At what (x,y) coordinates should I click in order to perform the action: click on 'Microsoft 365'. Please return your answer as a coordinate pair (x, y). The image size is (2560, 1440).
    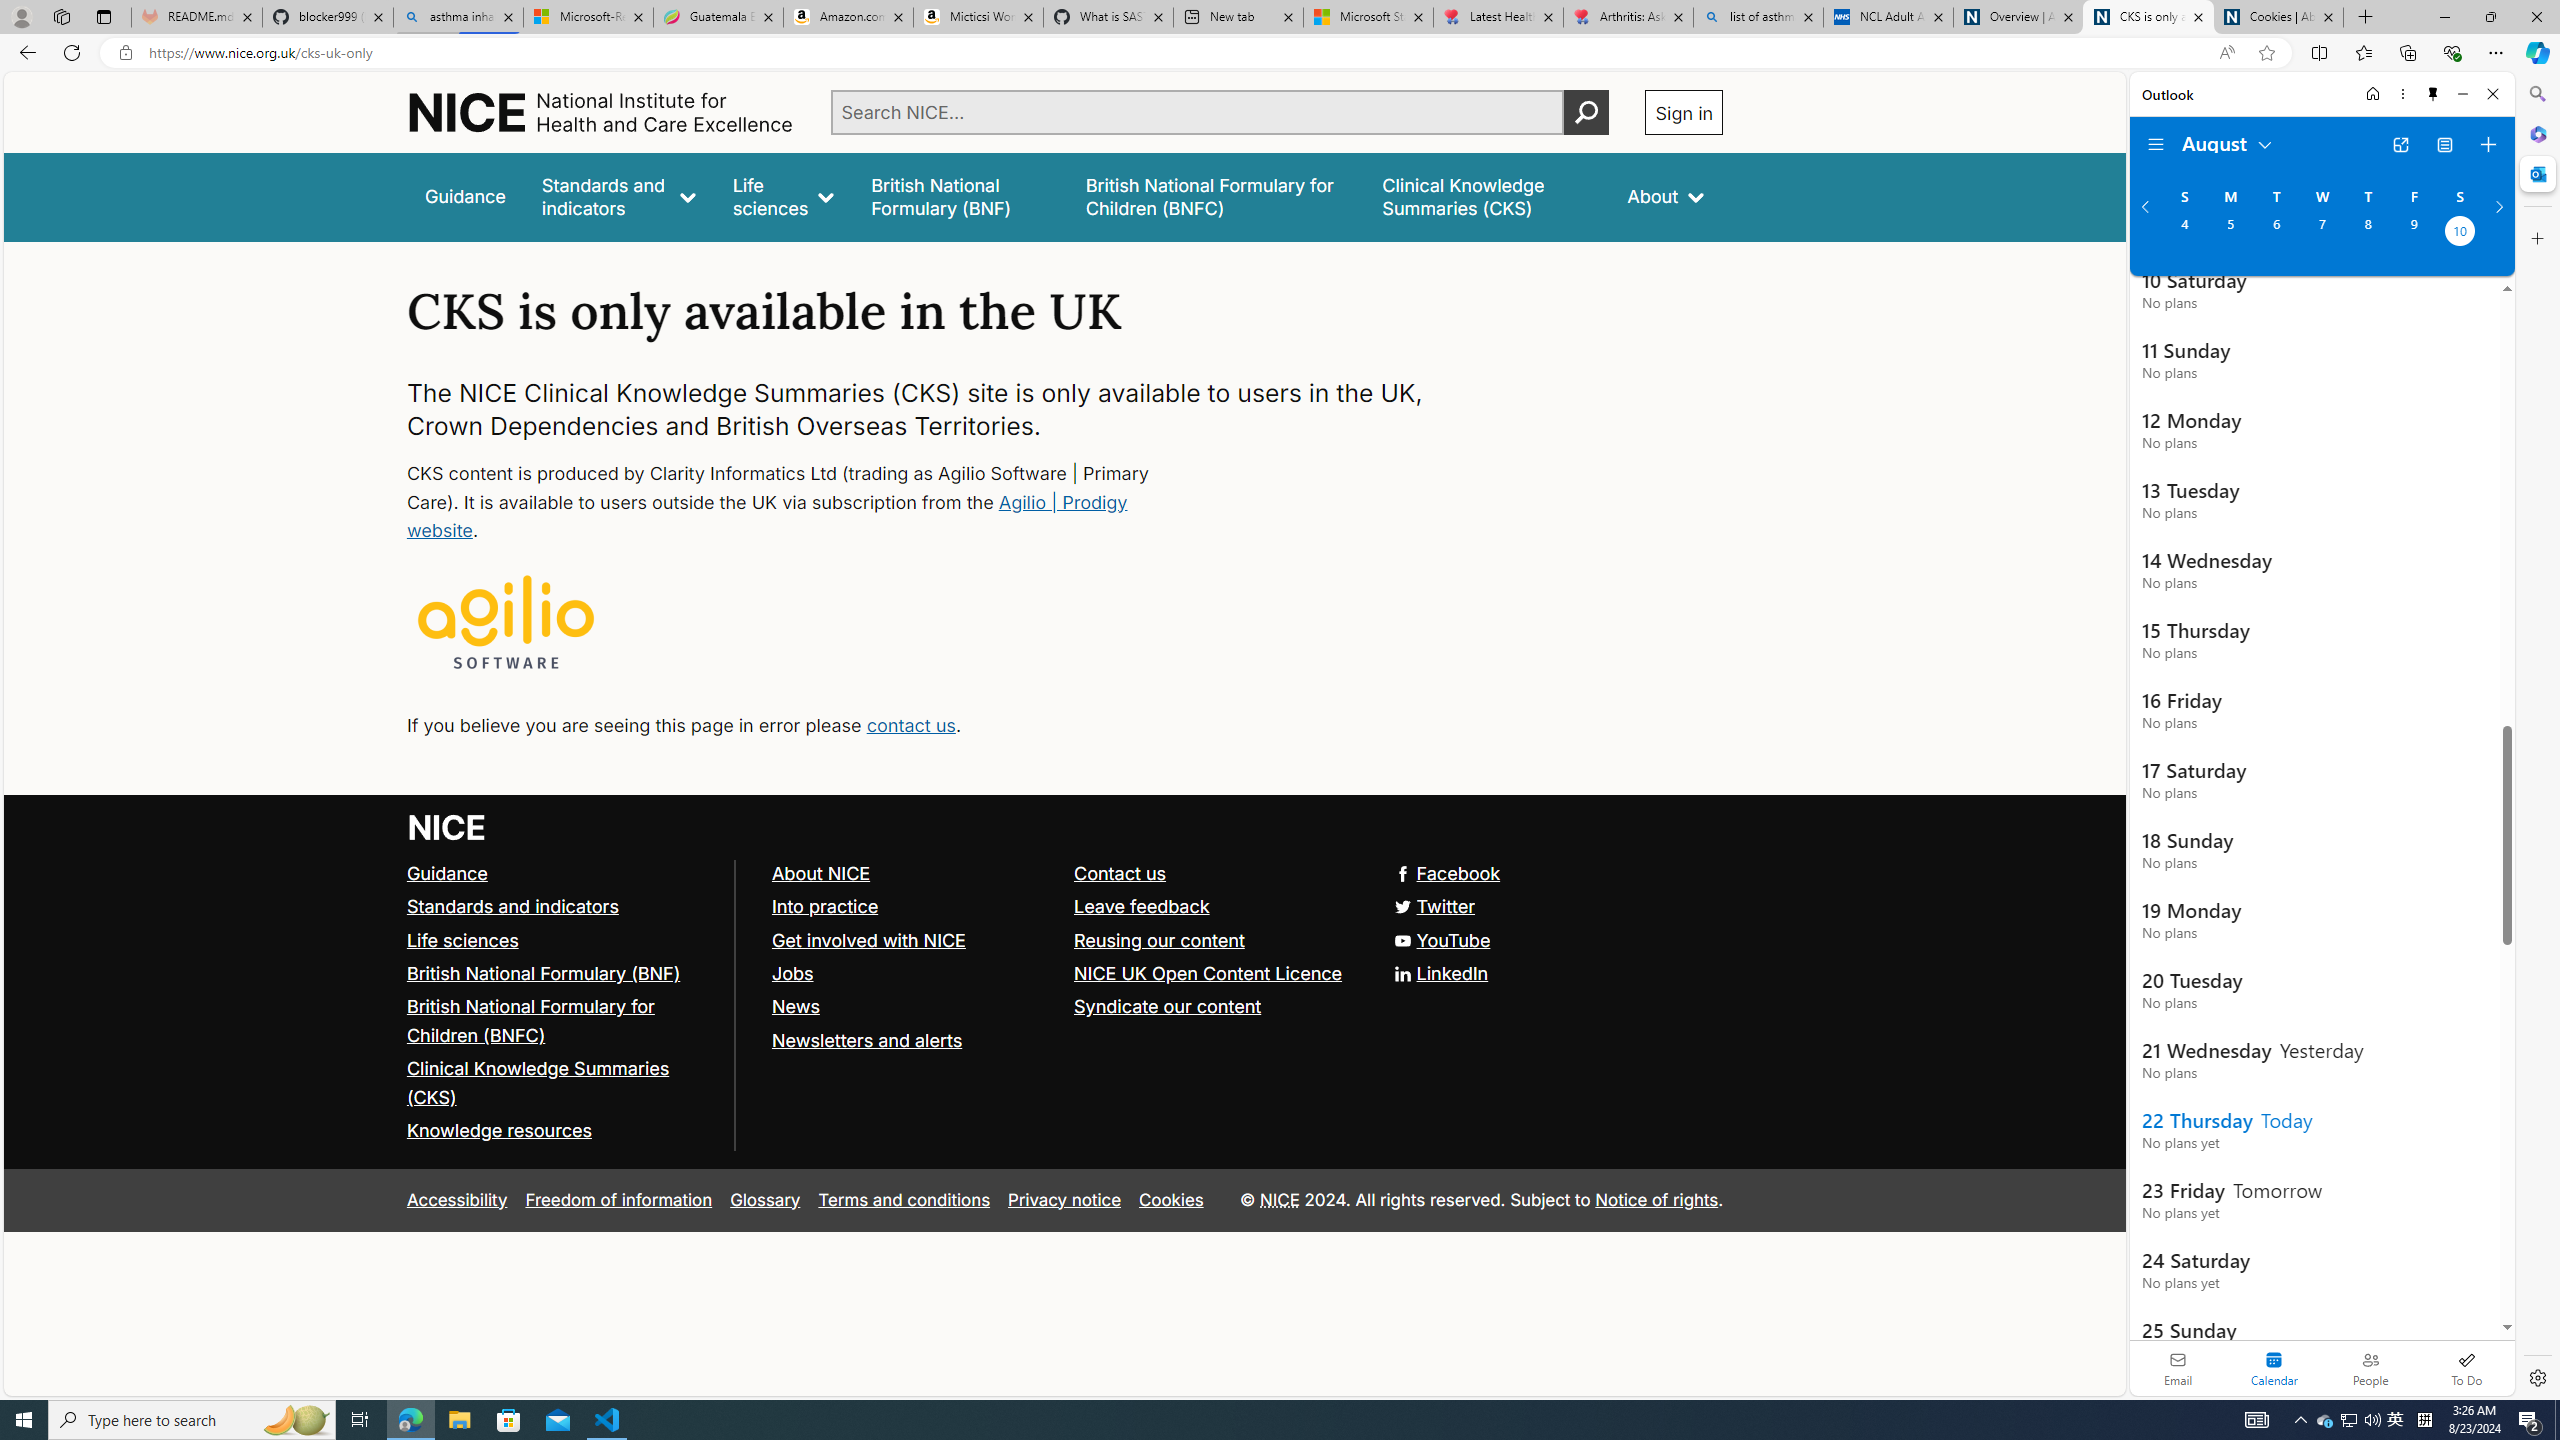
    Looking at the image, I should click on (2535, 134).